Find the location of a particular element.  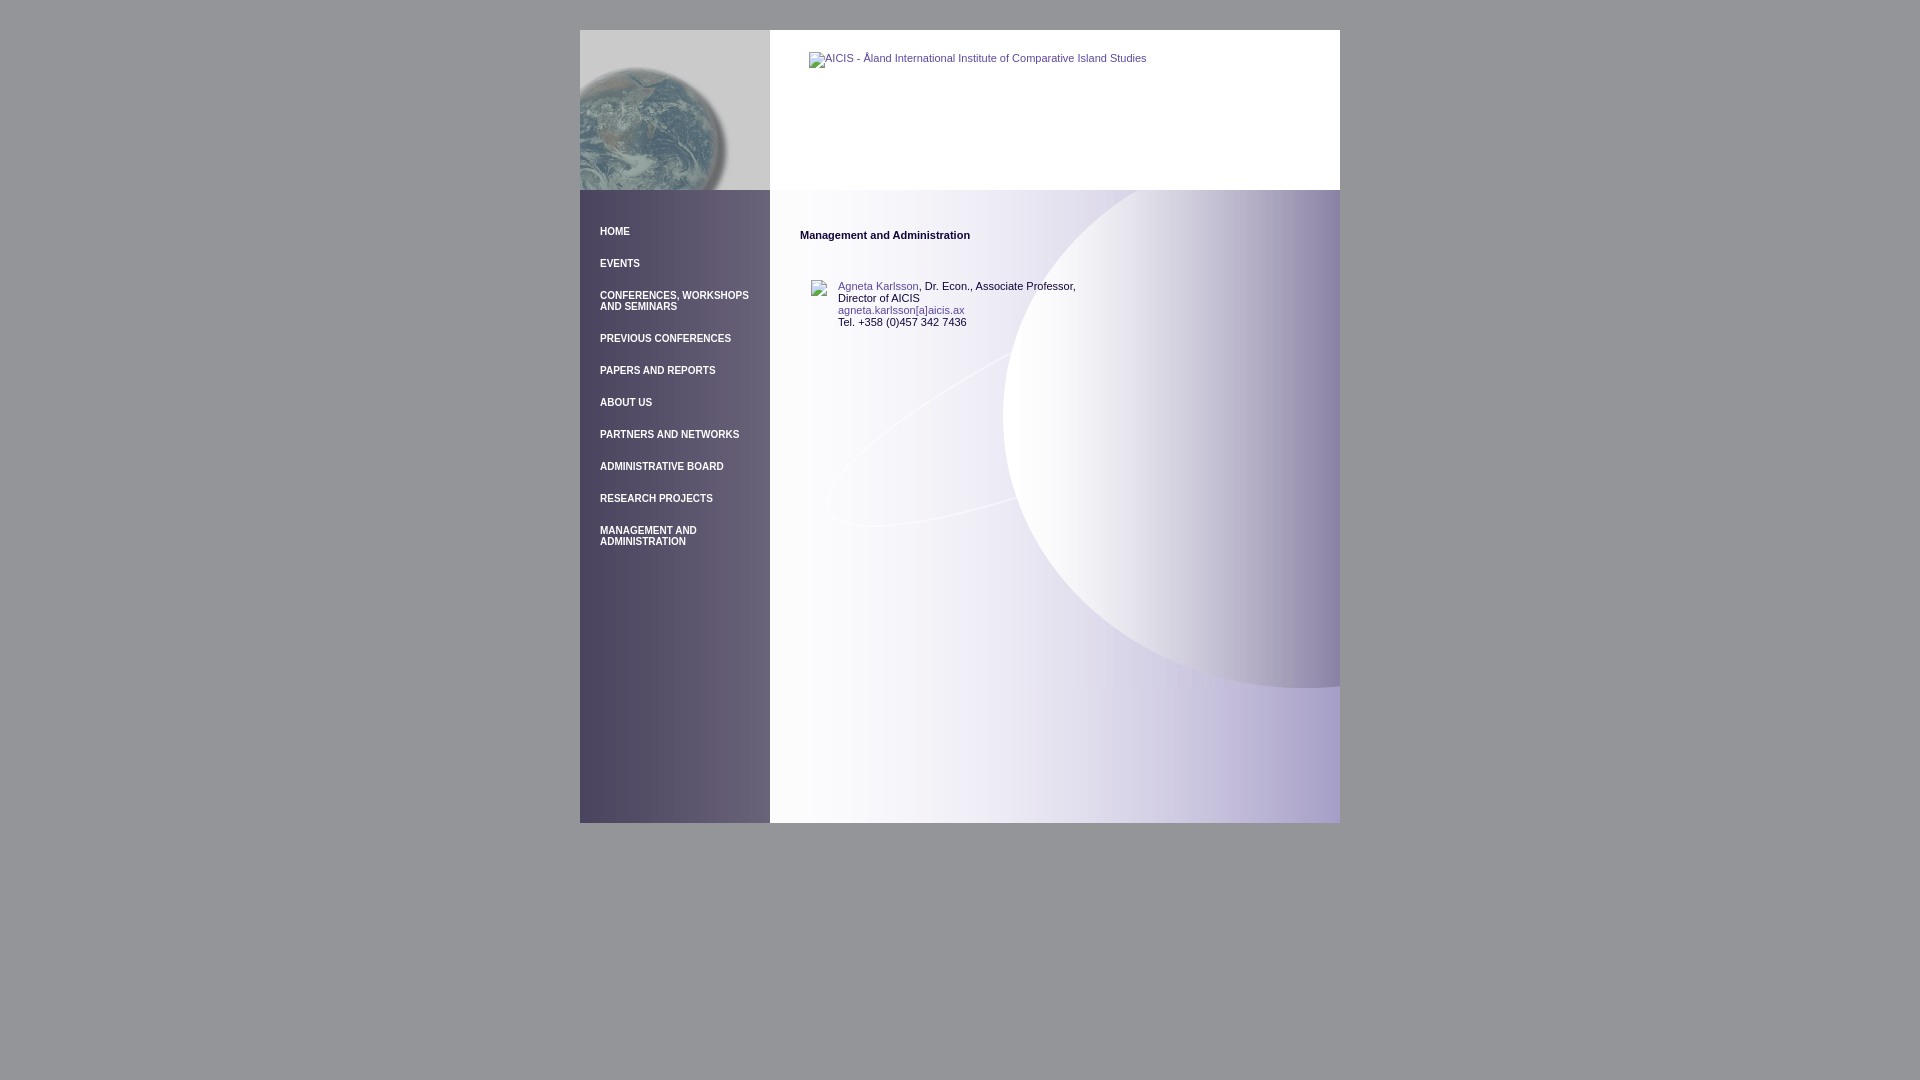

'ABOUT US' is located at coordinates (624, 402).